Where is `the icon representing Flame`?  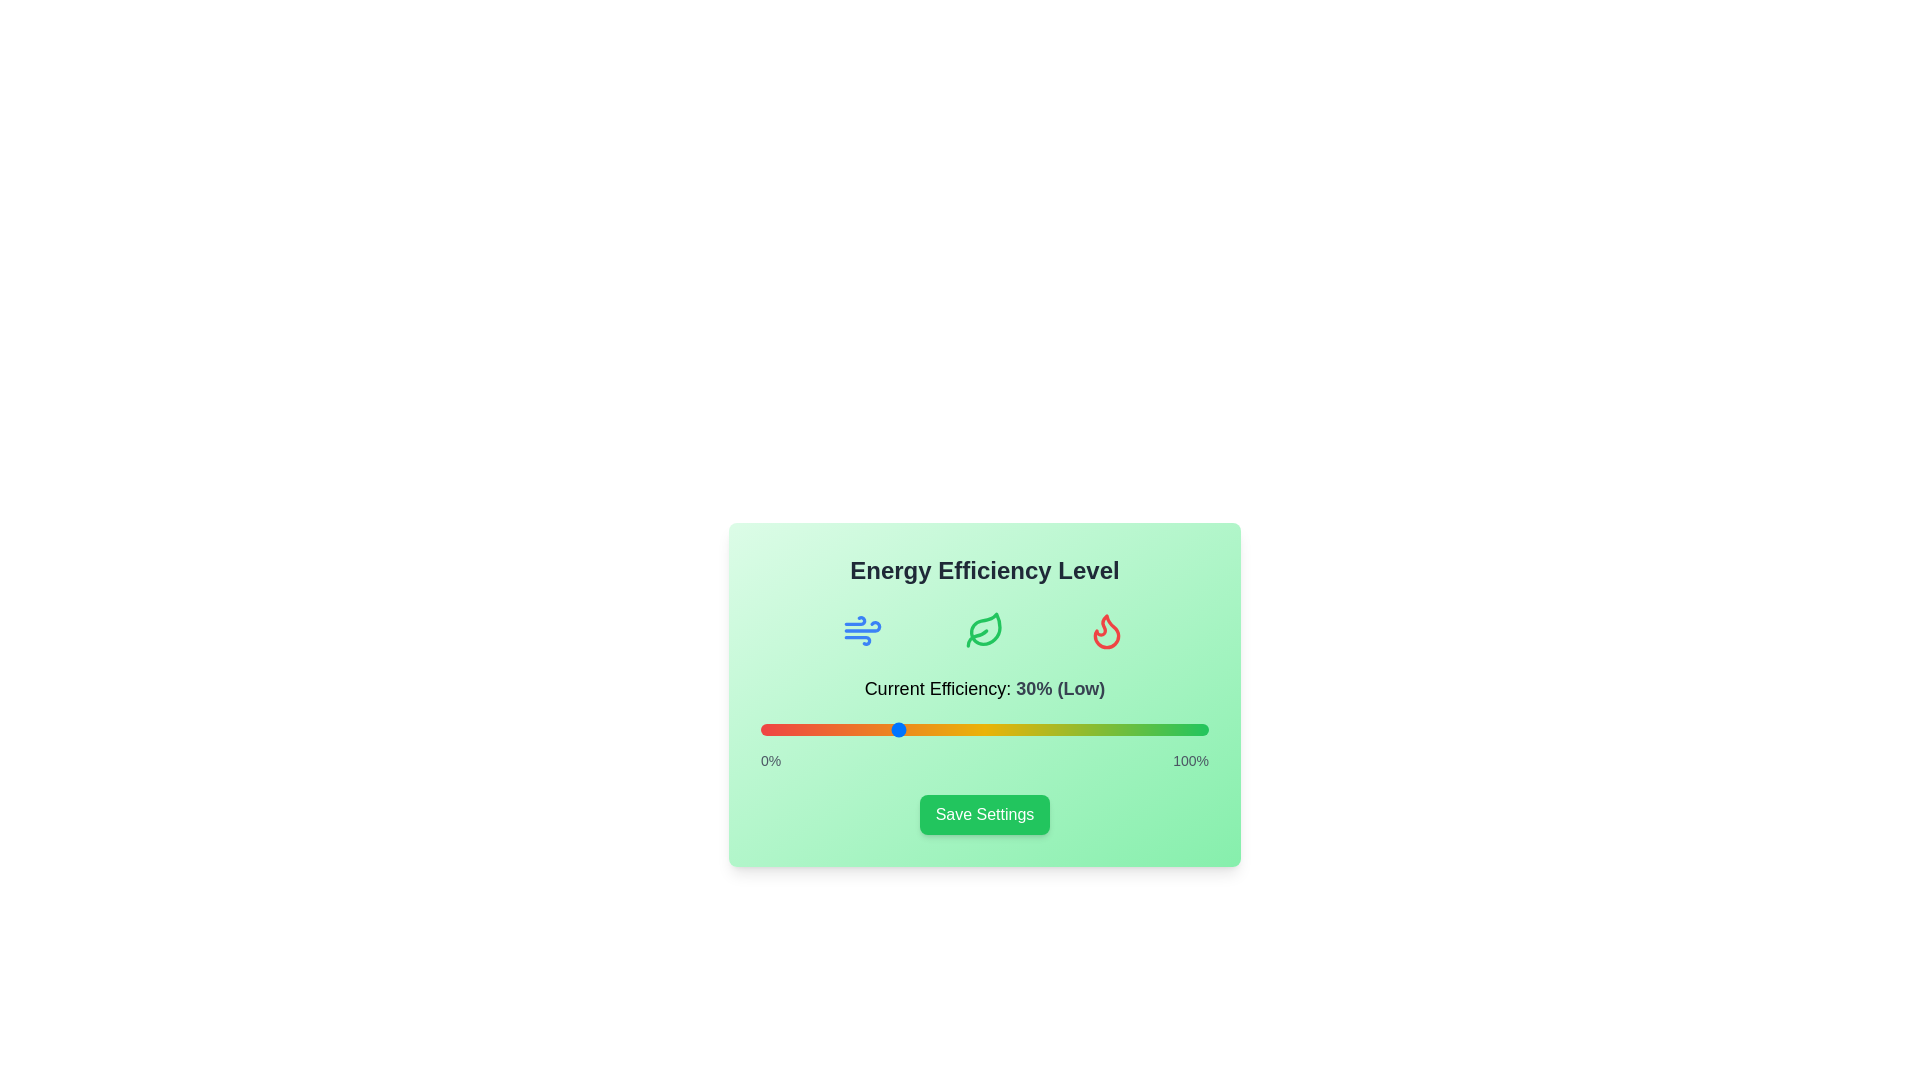 the icon representing Flame is located at coordinates (1106, 631).